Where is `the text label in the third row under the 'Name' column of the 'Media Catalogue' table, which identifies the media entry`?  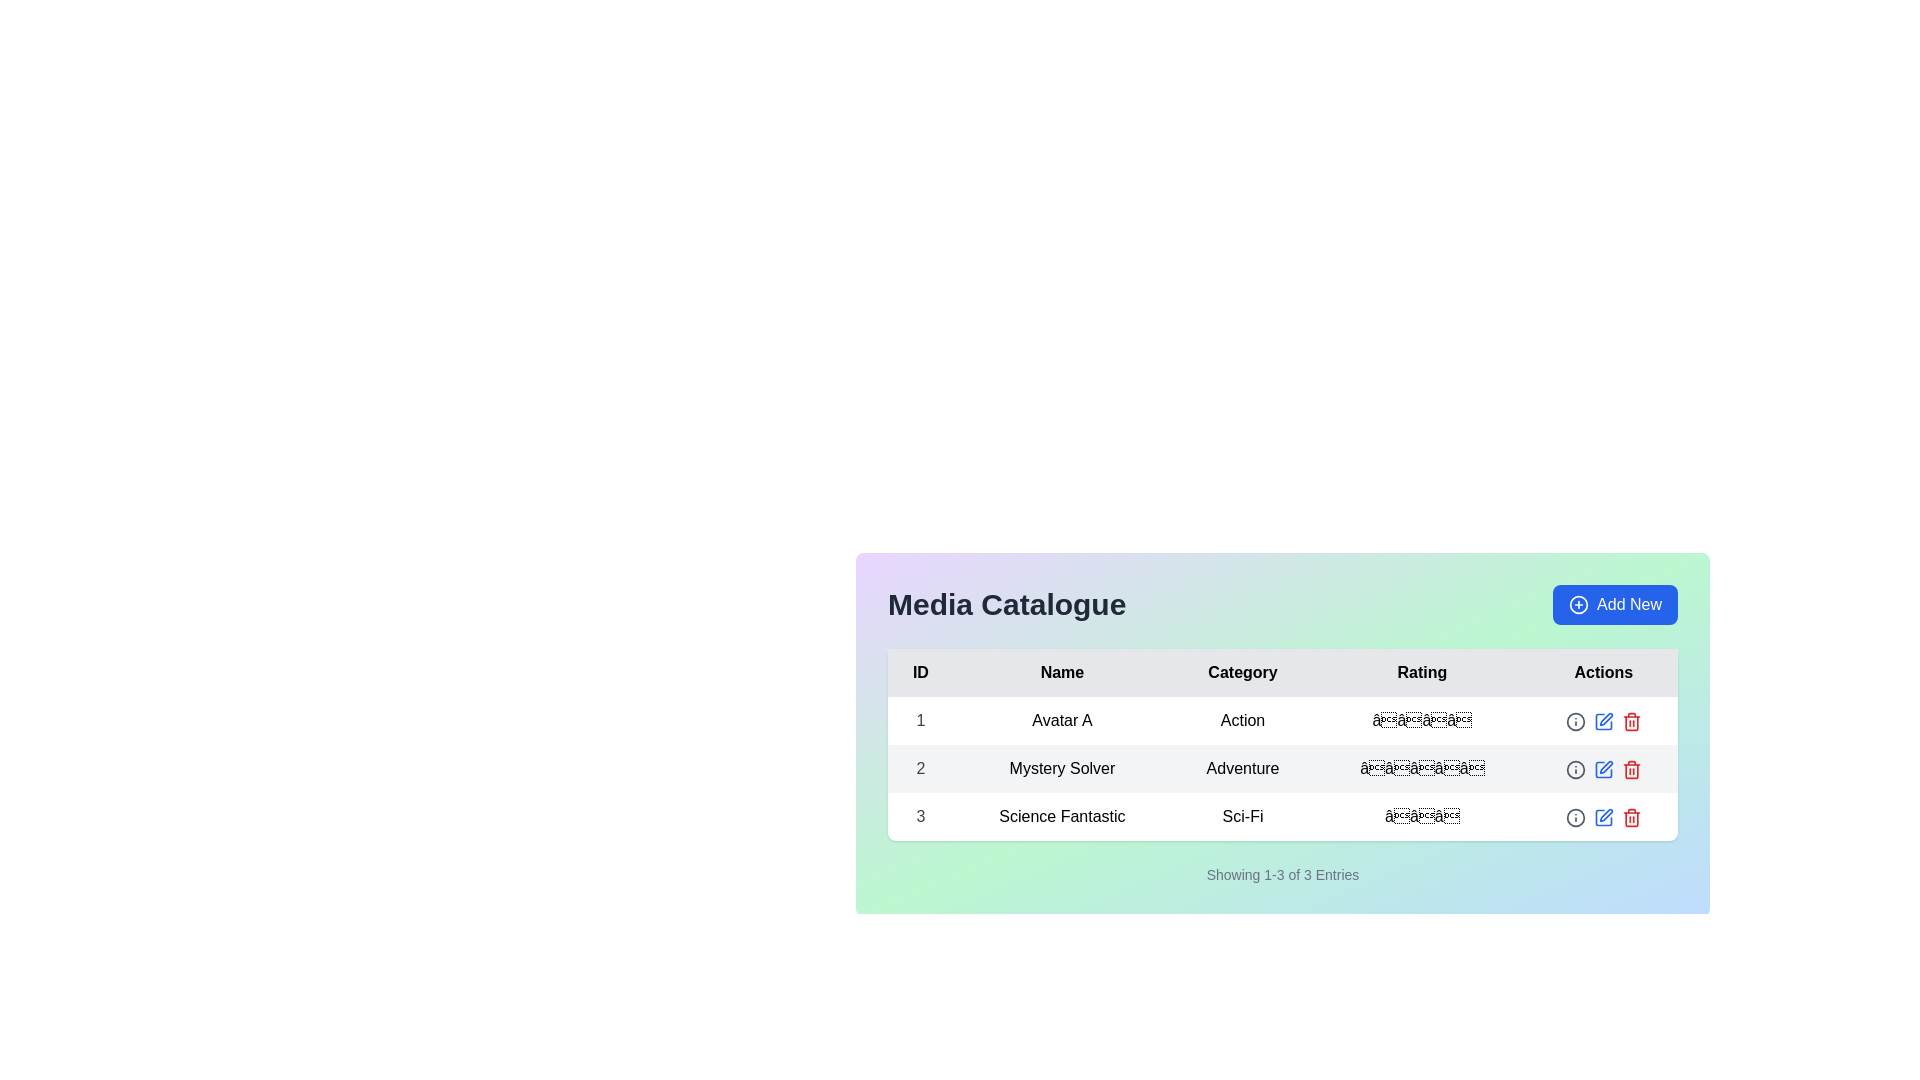
the text label in the third row under the 'Name' column of the 'Media Catalogue' table, which identifies the media entry is located at coordinates (1061, 817).